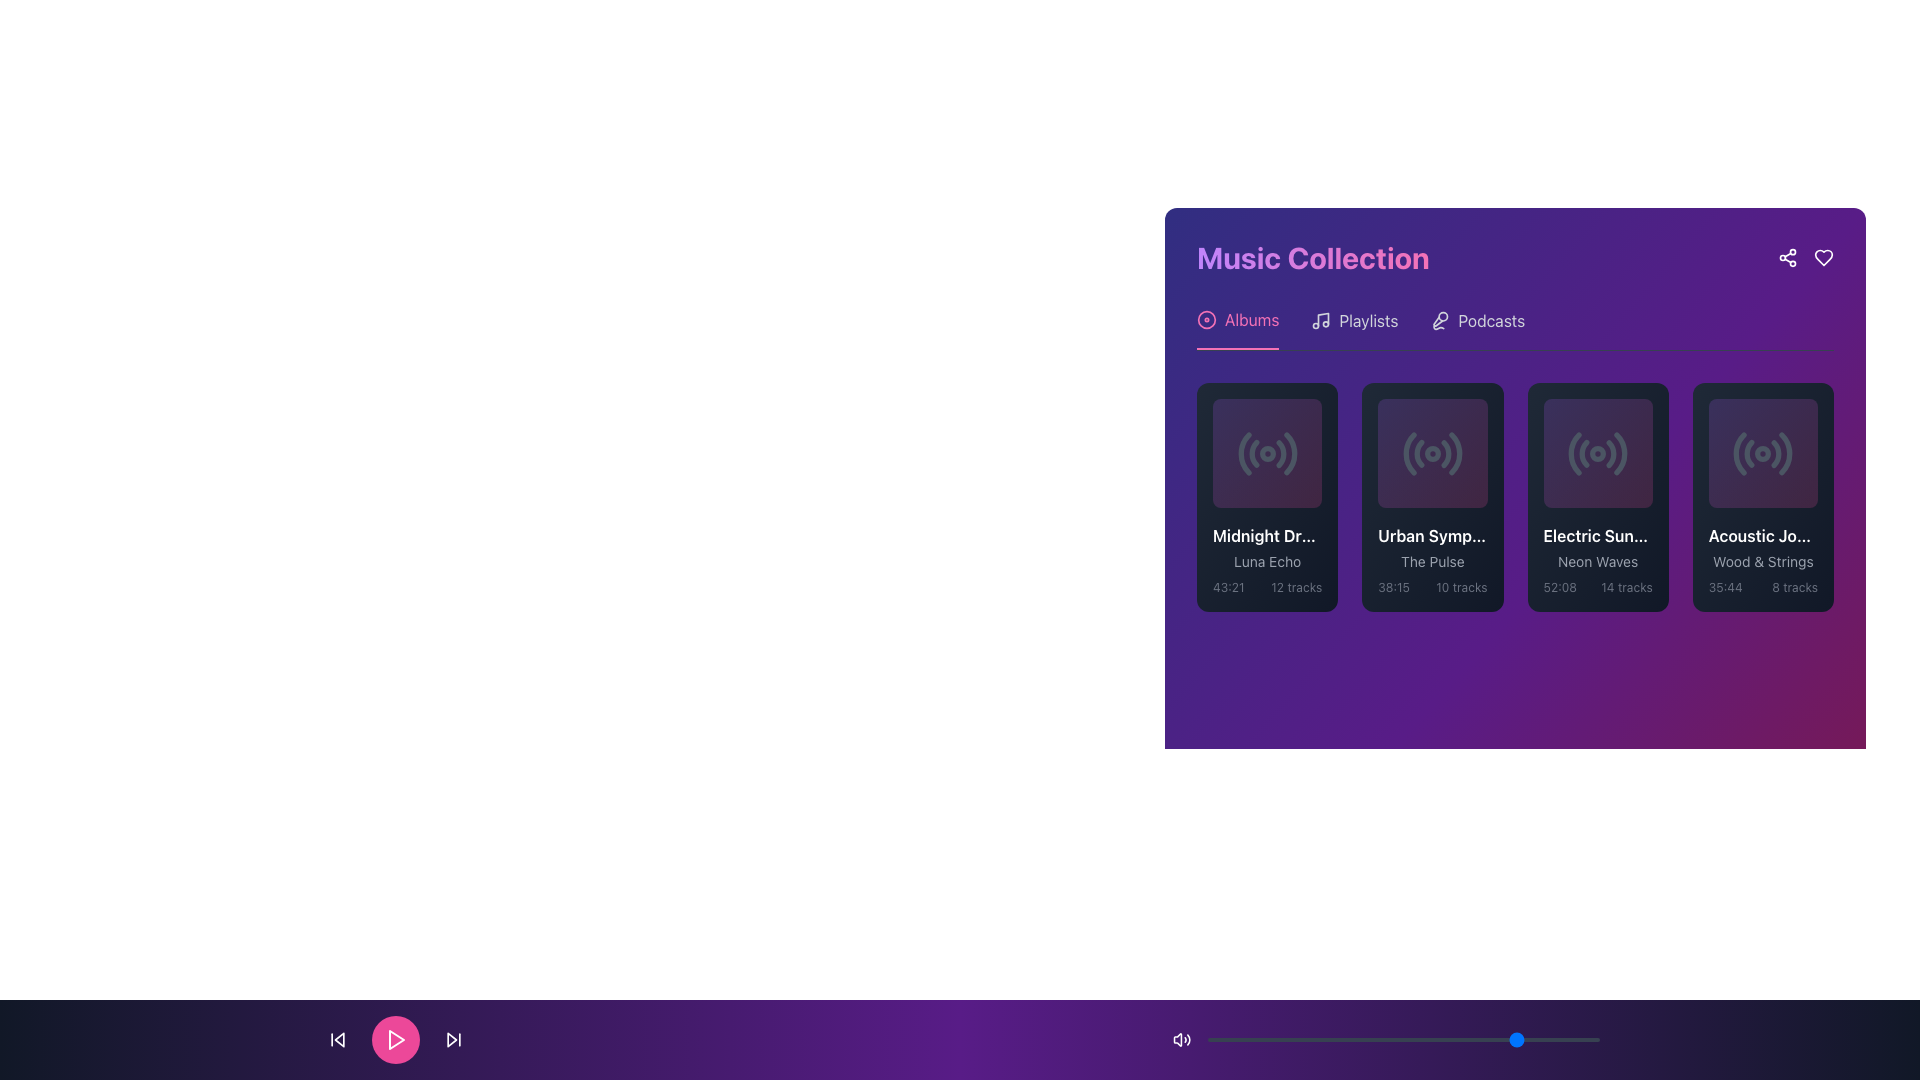  Describe the element at coordinates (1597, 453) in the screenshot. I see `the 'Electric Sunset' thumbnail with a gradient background and radio waves icon` at that location.